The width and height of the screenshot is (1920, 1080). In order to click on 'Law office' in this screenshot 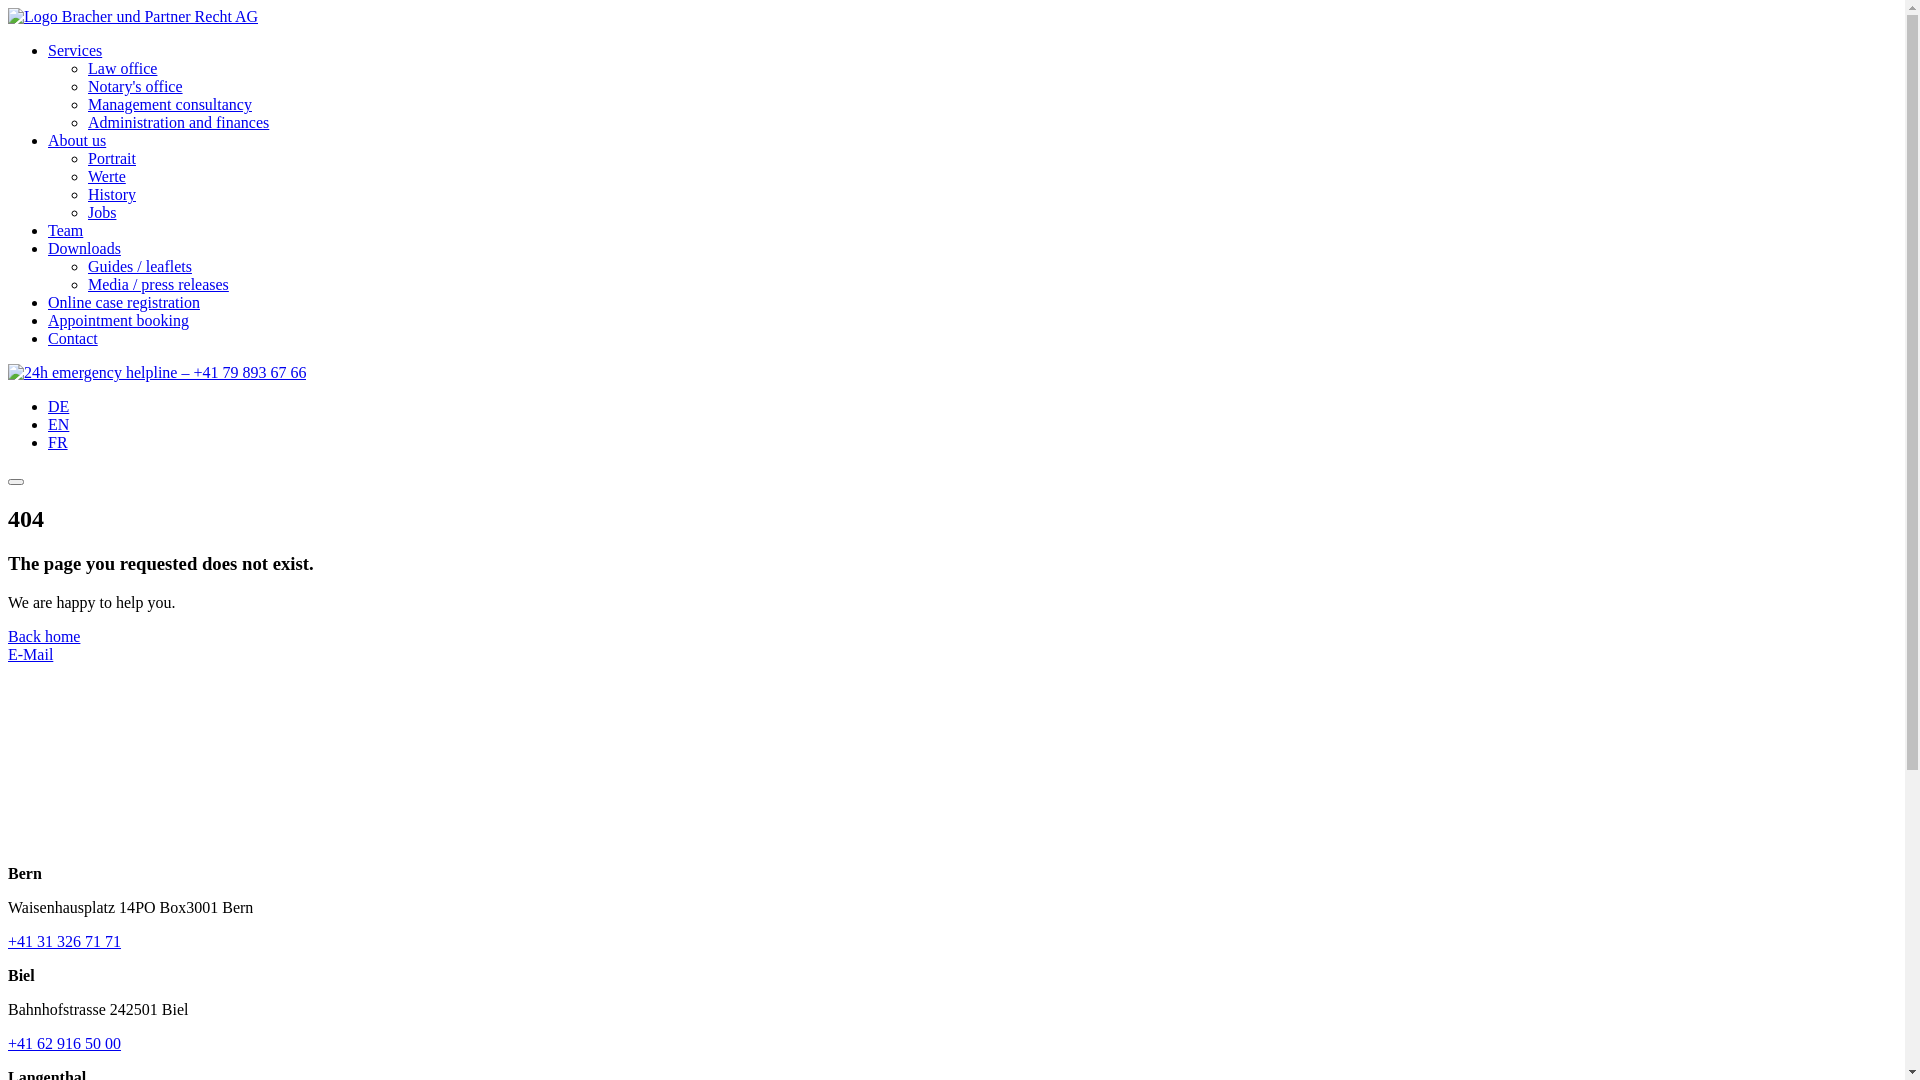, I will do `click(86, 67)`.